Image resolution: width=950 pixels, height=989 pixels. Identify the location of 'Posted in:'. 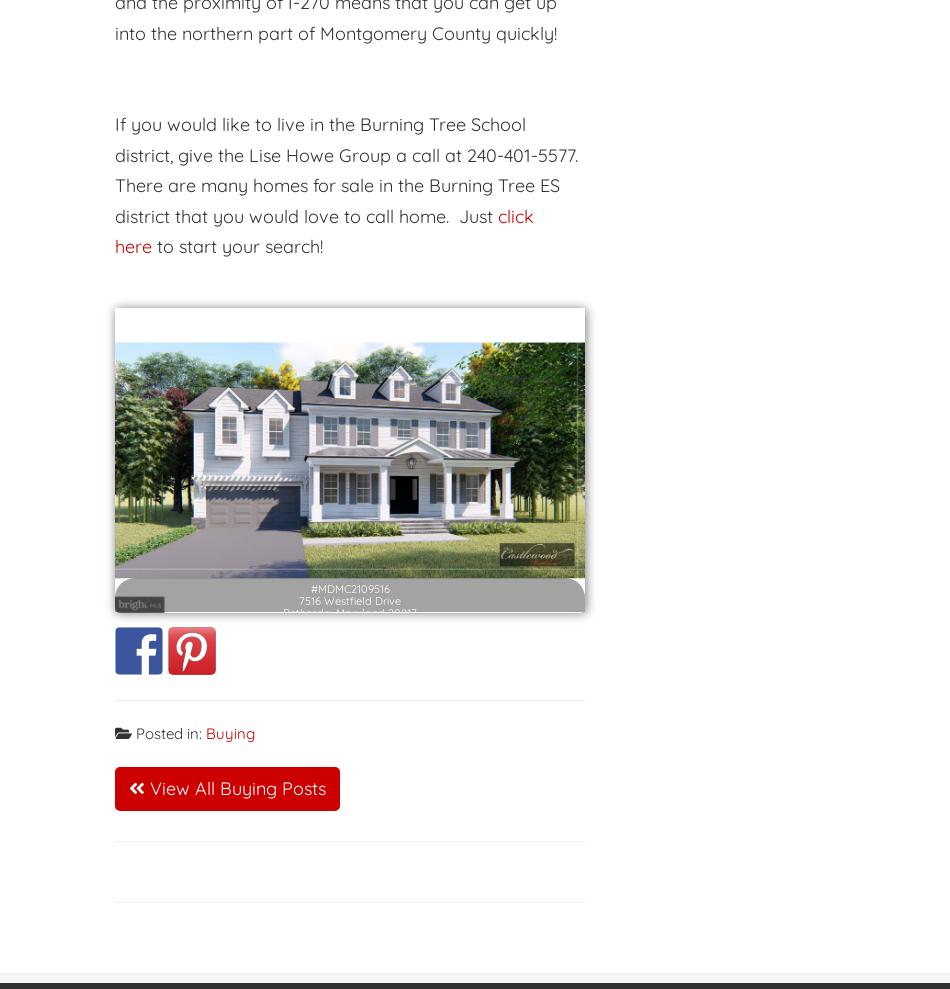
(169, 733).